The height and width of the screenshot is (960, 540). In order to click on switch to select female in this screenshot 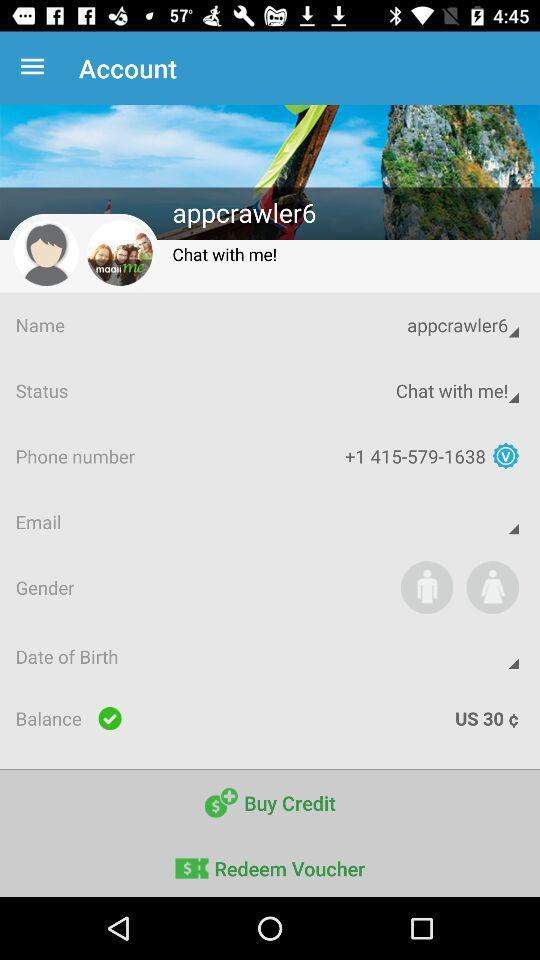, I will do `click(491, 587)`.